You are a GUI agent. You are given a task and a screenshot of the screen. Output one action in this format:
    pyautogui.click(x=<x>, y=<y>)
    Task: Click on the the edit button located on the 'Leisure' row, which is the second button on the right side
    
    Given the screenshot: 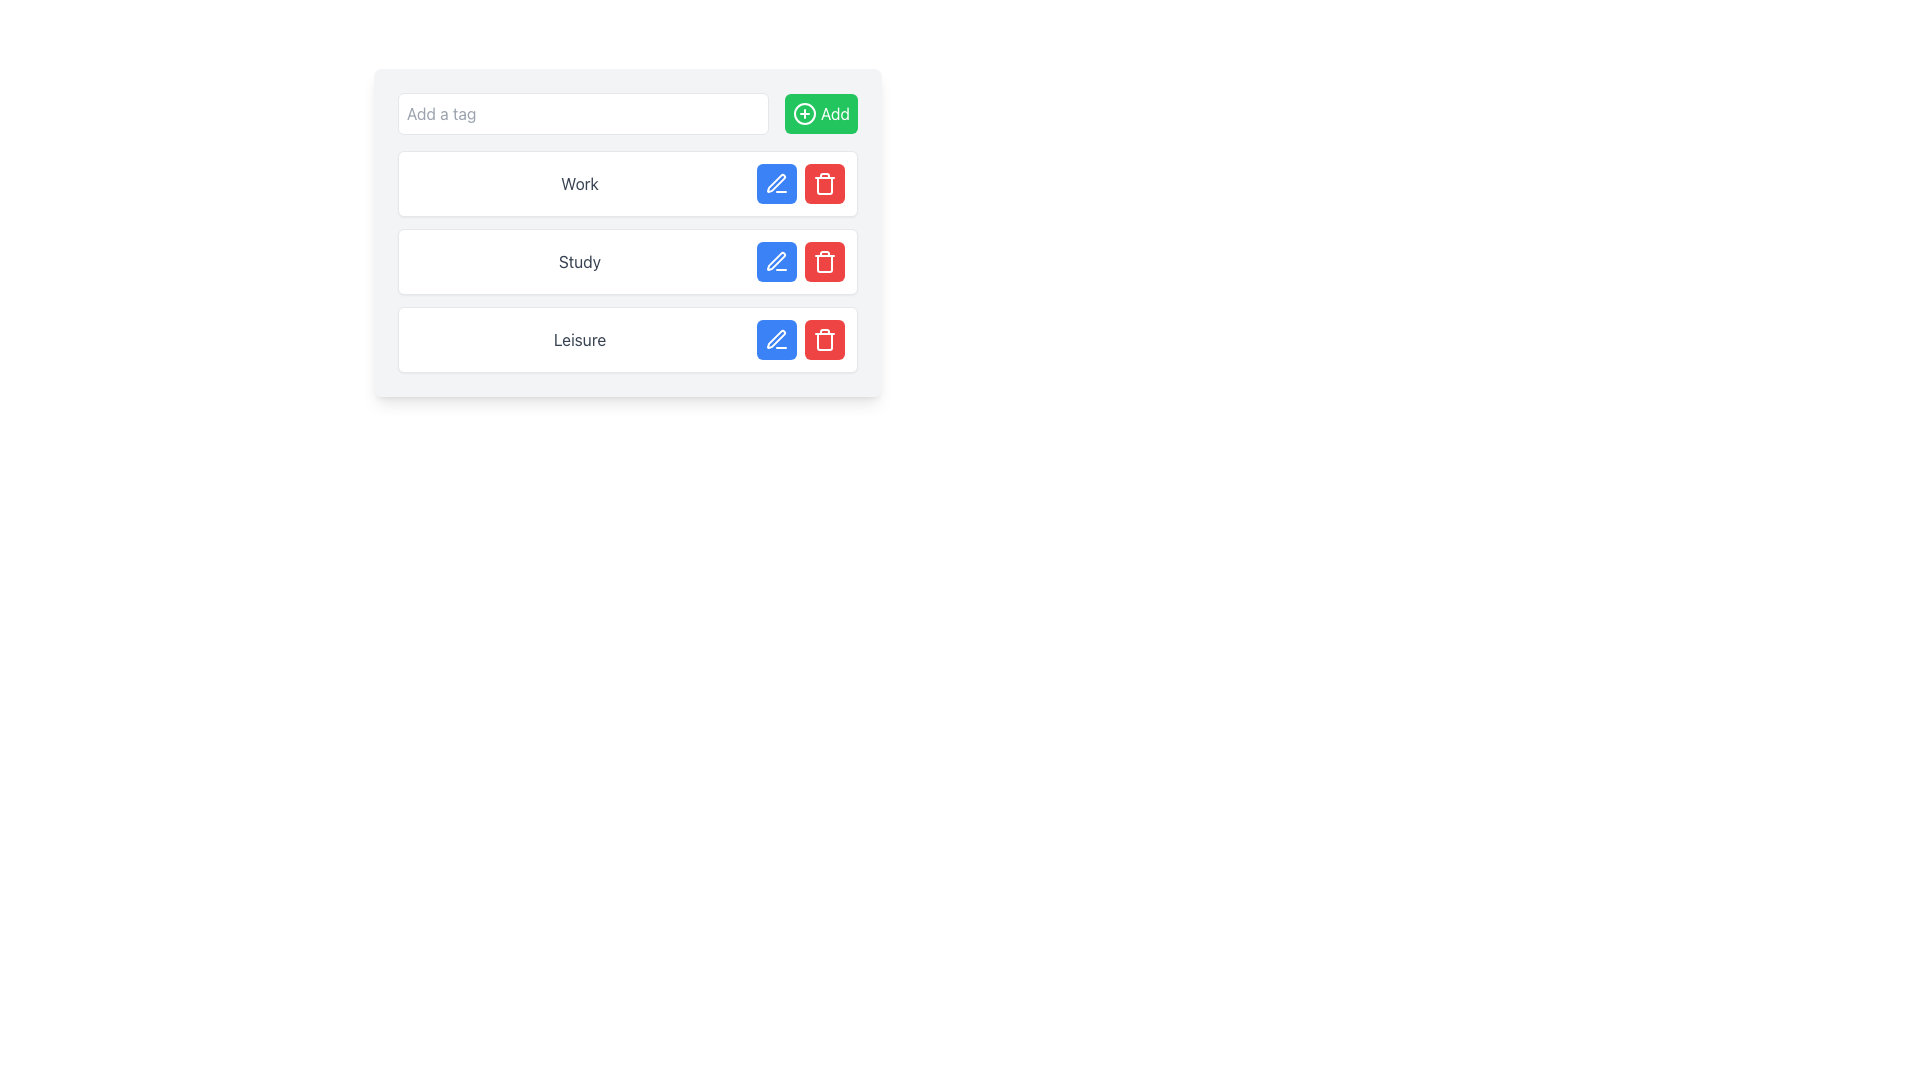 What is the action you would take?
    pyautogui.click(x=776, y=338)
    